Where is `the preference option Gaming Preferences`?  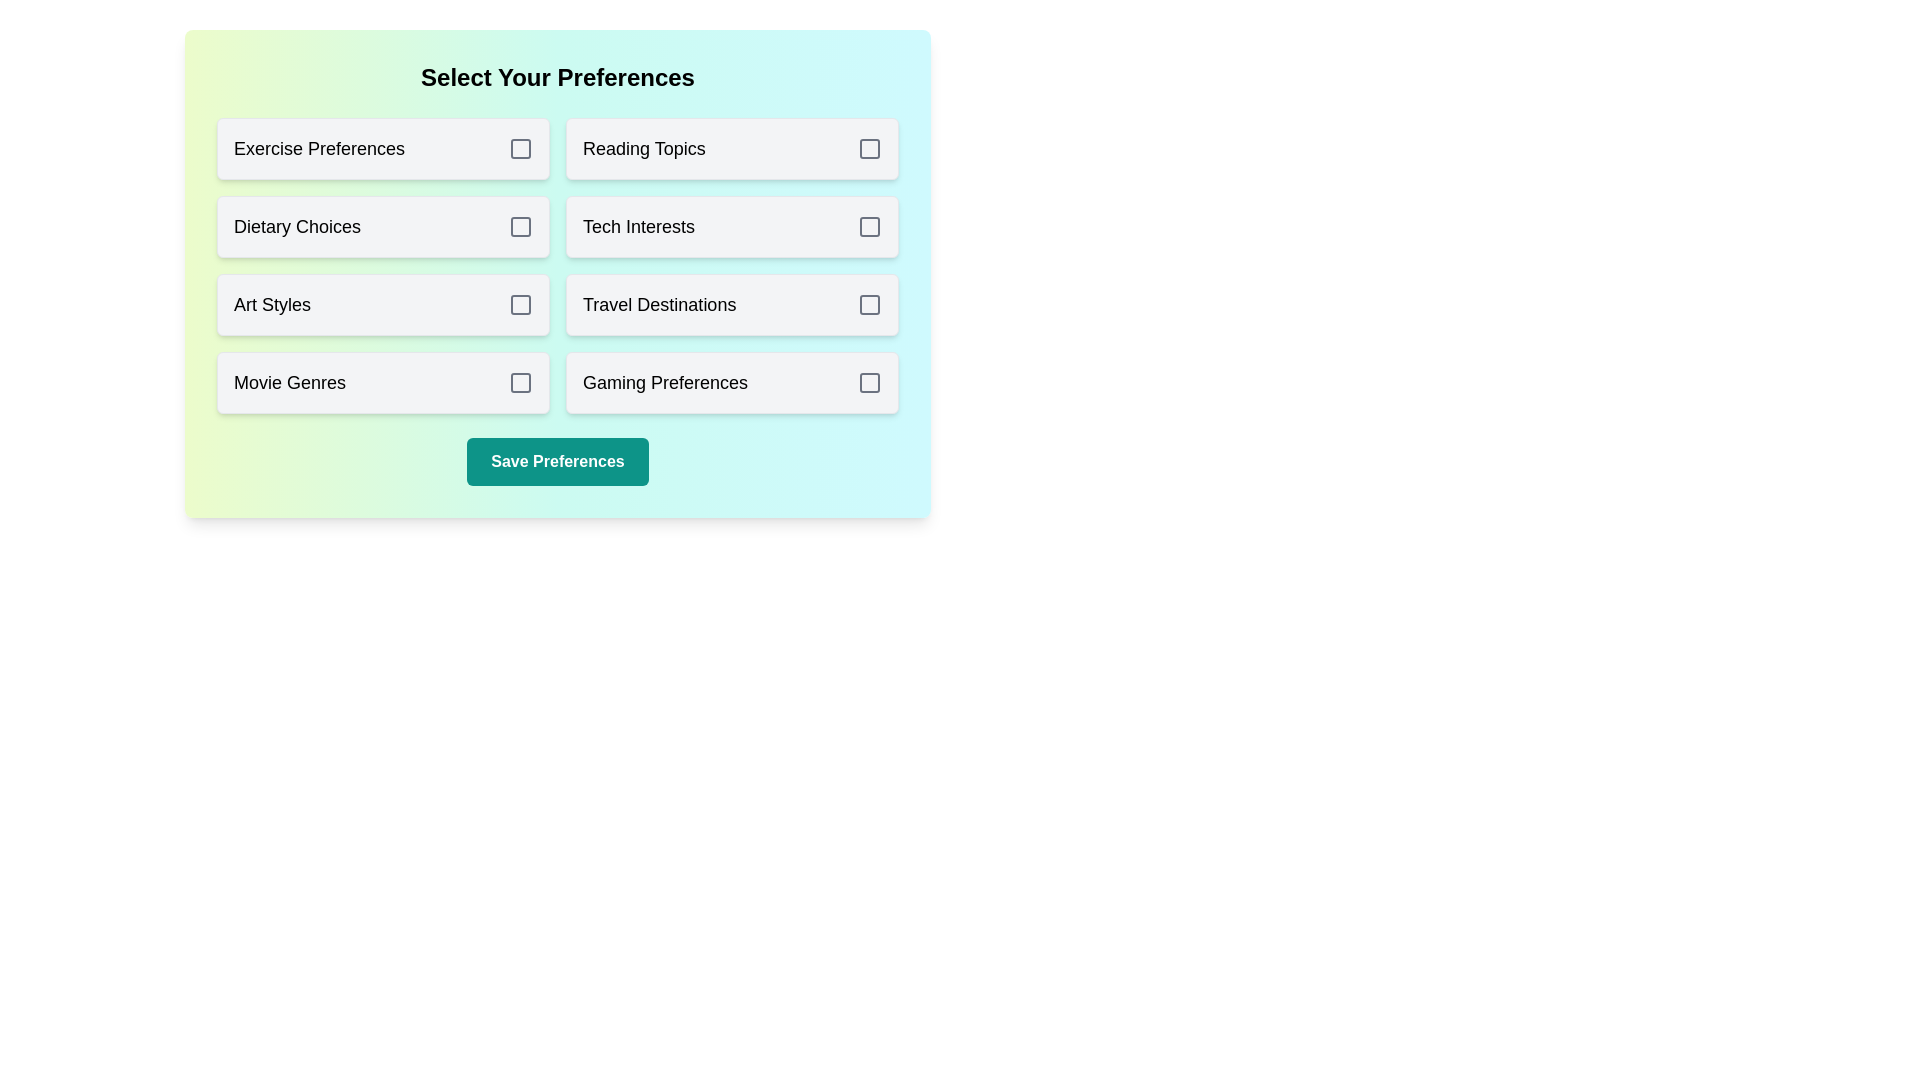 the preference option Gaming Preferences is located at coordinates (731, 382).